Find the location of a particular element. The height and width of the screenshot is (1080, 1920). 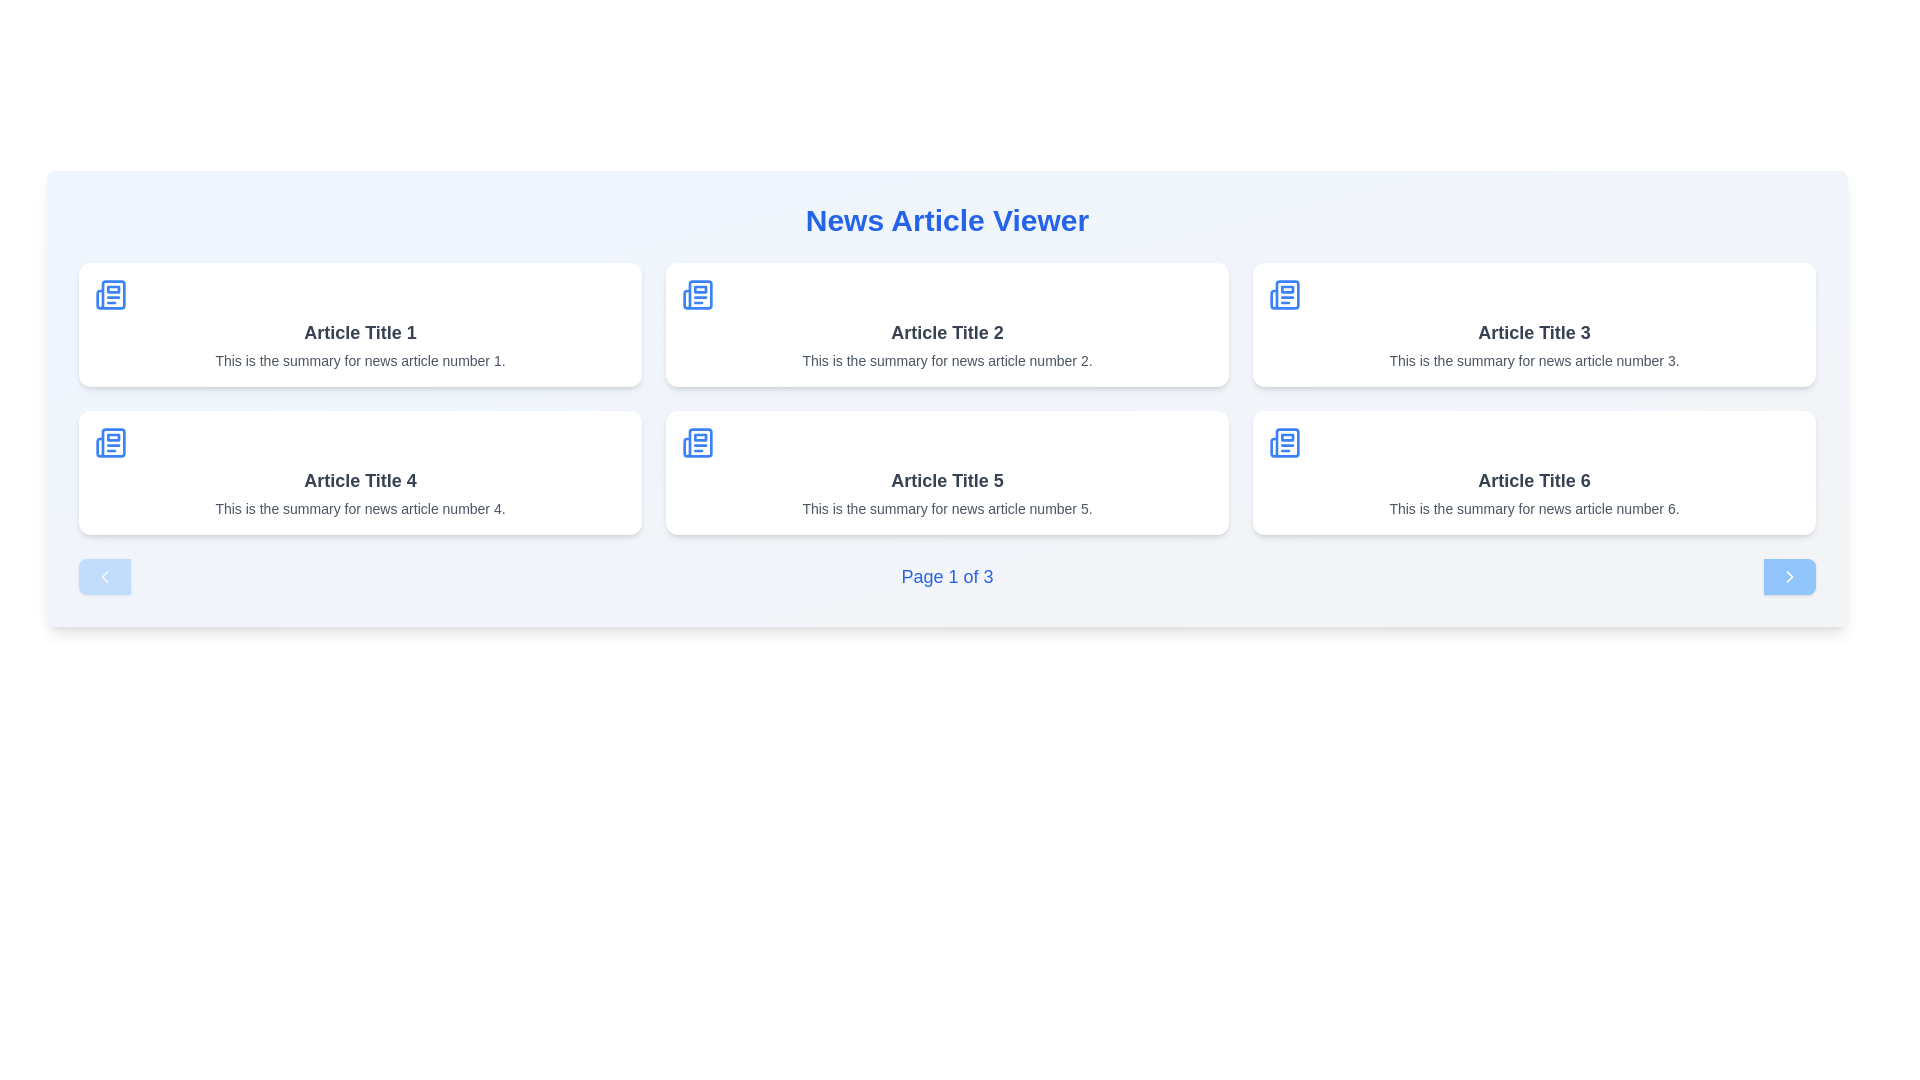

text displayed in the bold, large-sized muted gray label that says 'Article Title 2', located in the top region of the second card in the grid layout is located at coordinates (946, 331).